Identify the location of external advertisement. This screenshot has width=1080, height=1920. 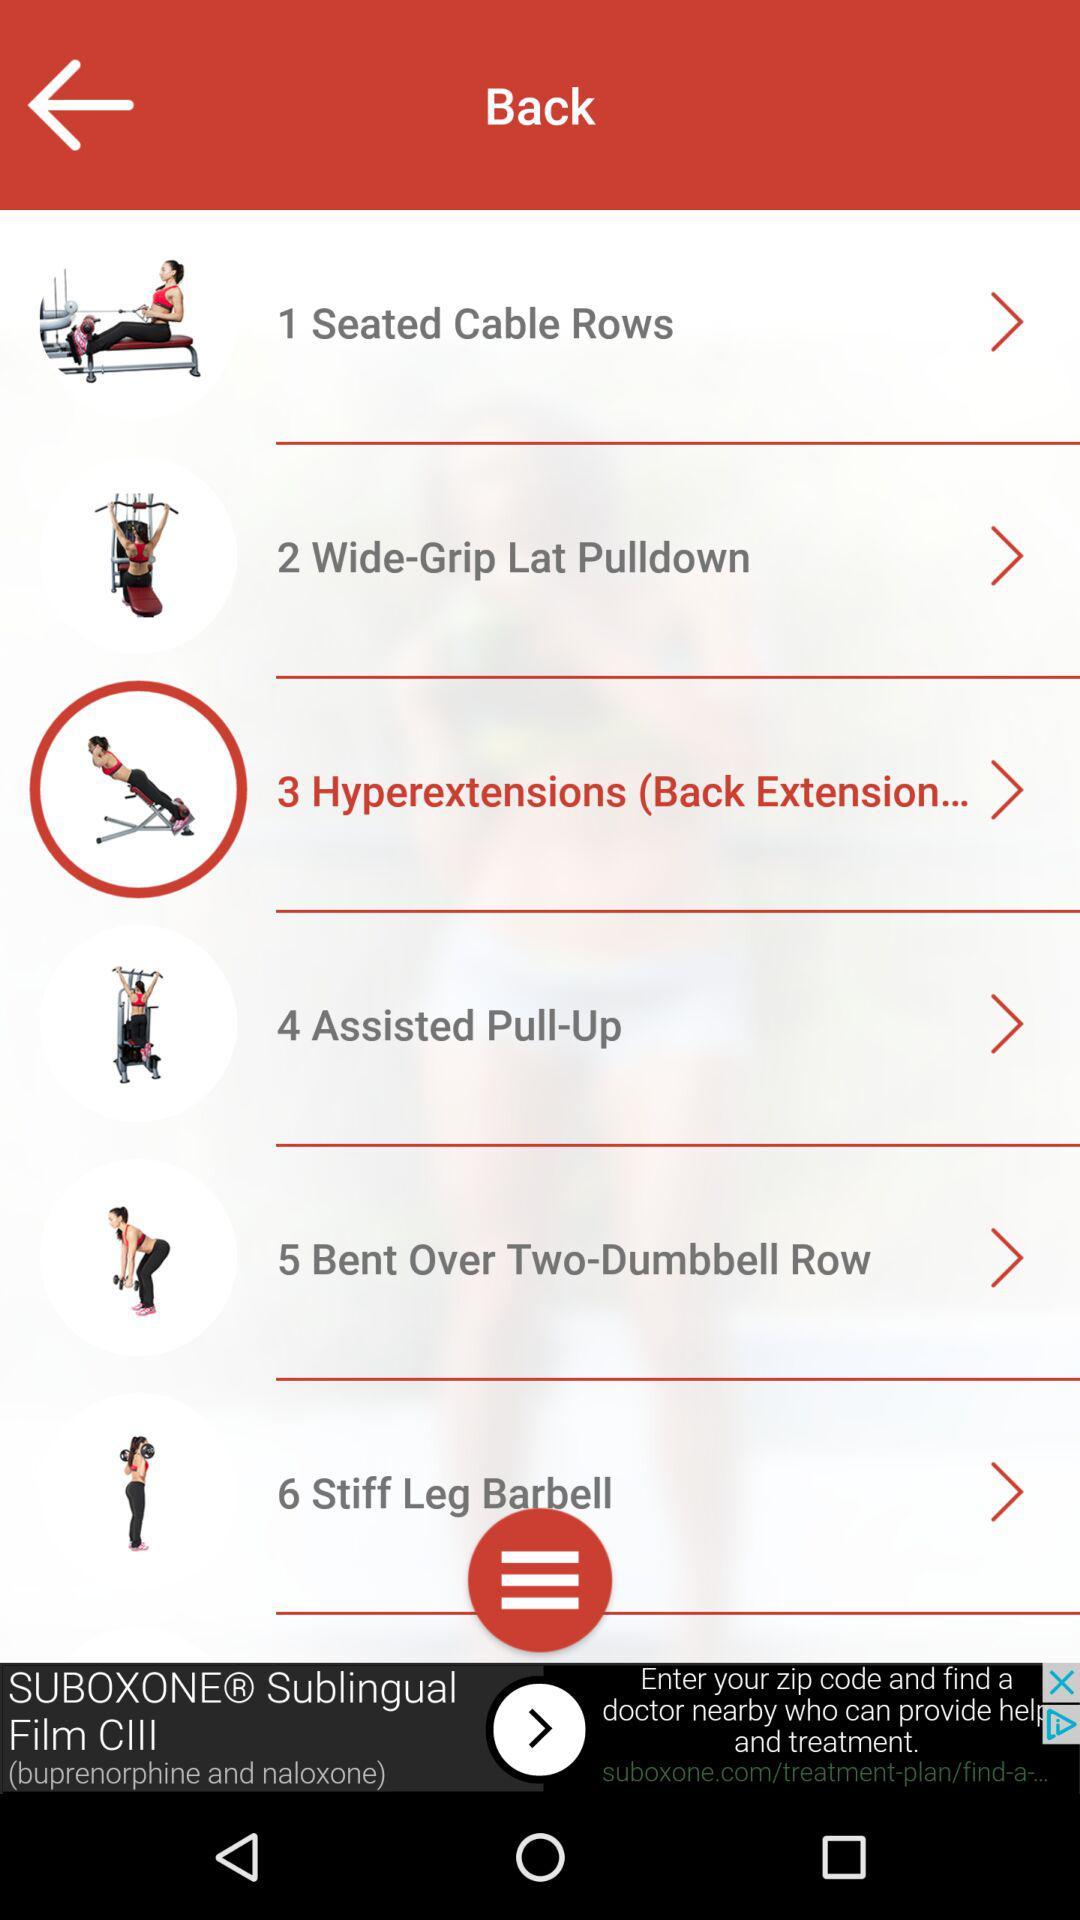
(540, 1727).